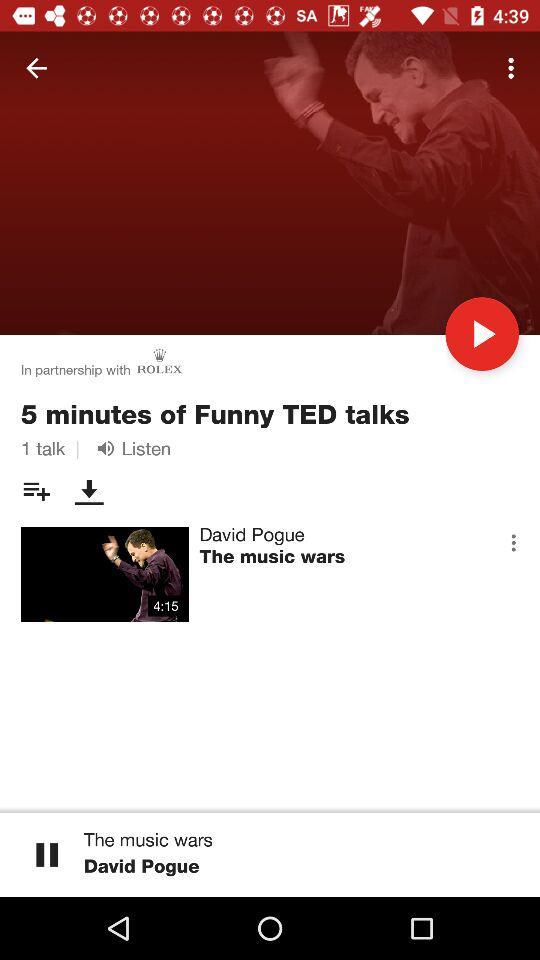 The image size is (540, 960). What do you see at coordinates (481, 334) in the screenshot?
I see `the play icon` at bounding box center [481, 334].